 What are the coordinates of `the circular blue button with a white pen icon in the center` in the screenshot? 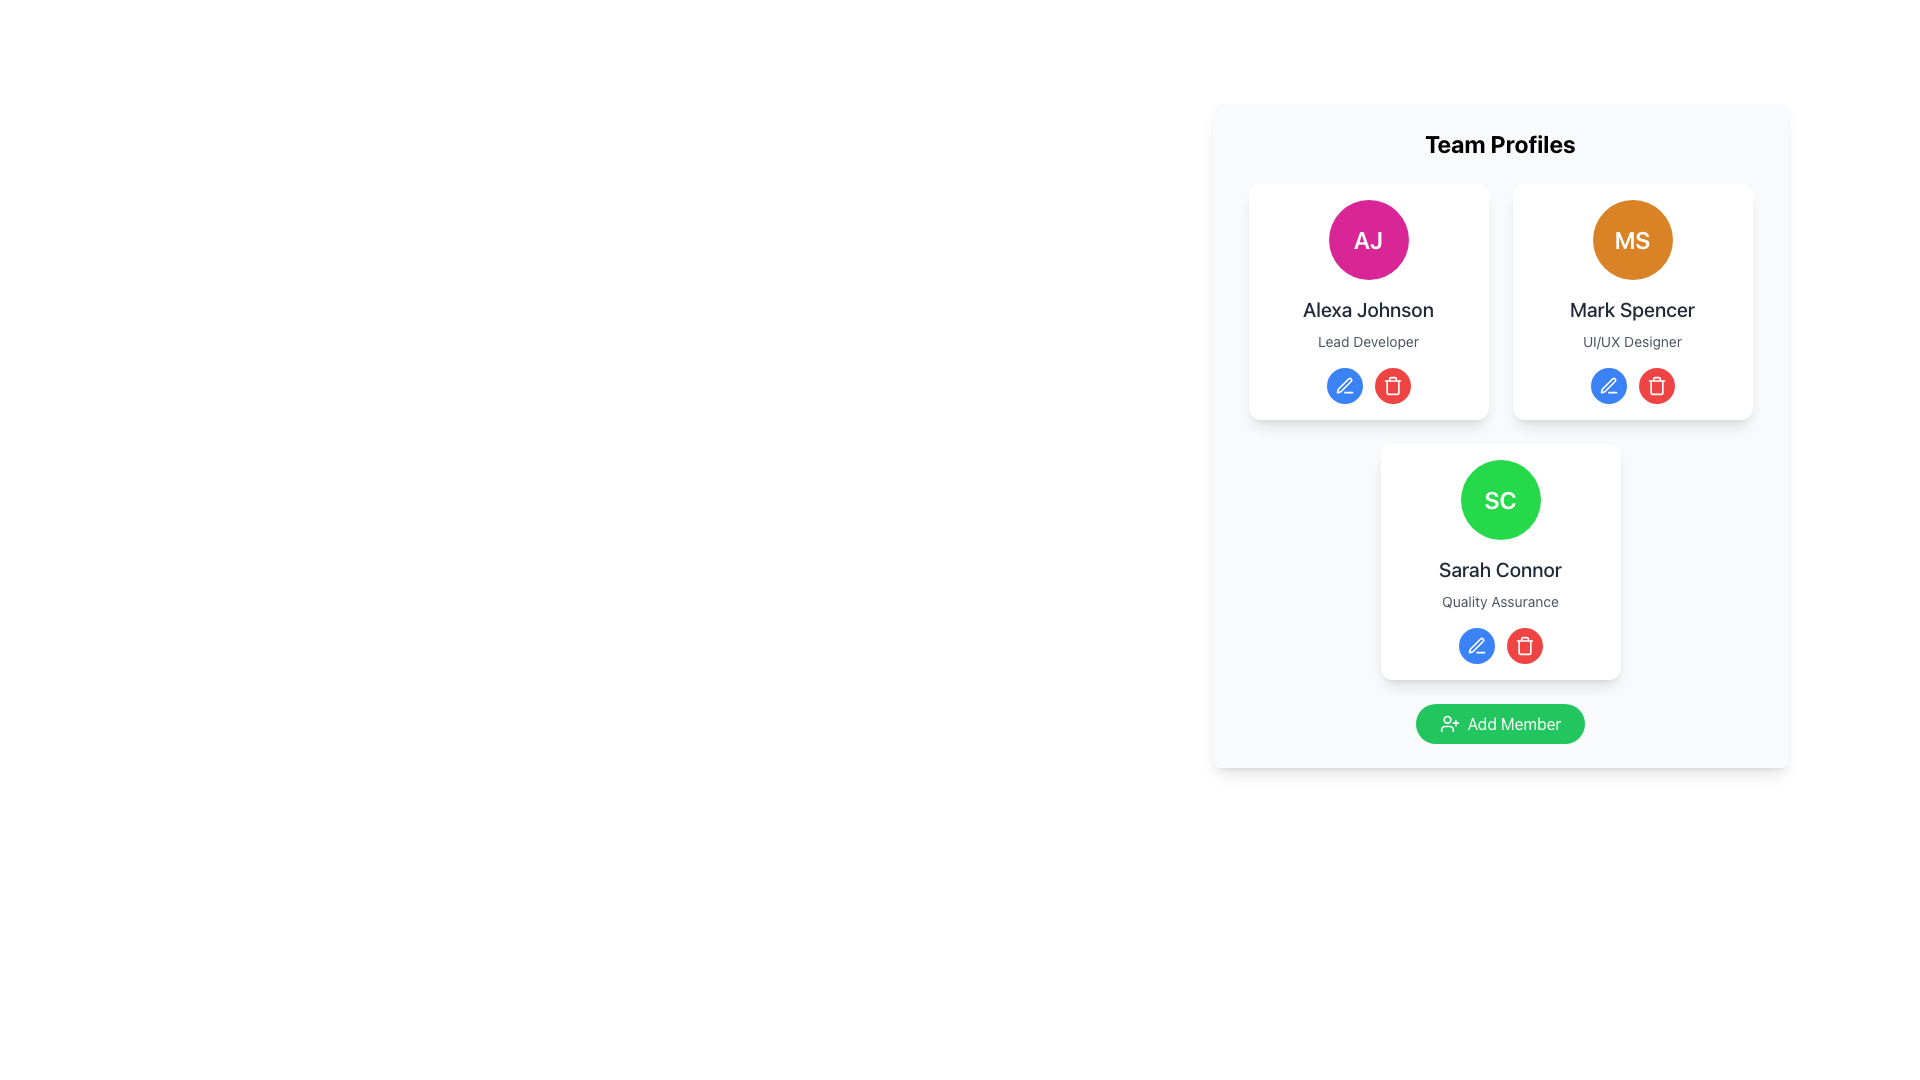 It's located at (1344, 385).